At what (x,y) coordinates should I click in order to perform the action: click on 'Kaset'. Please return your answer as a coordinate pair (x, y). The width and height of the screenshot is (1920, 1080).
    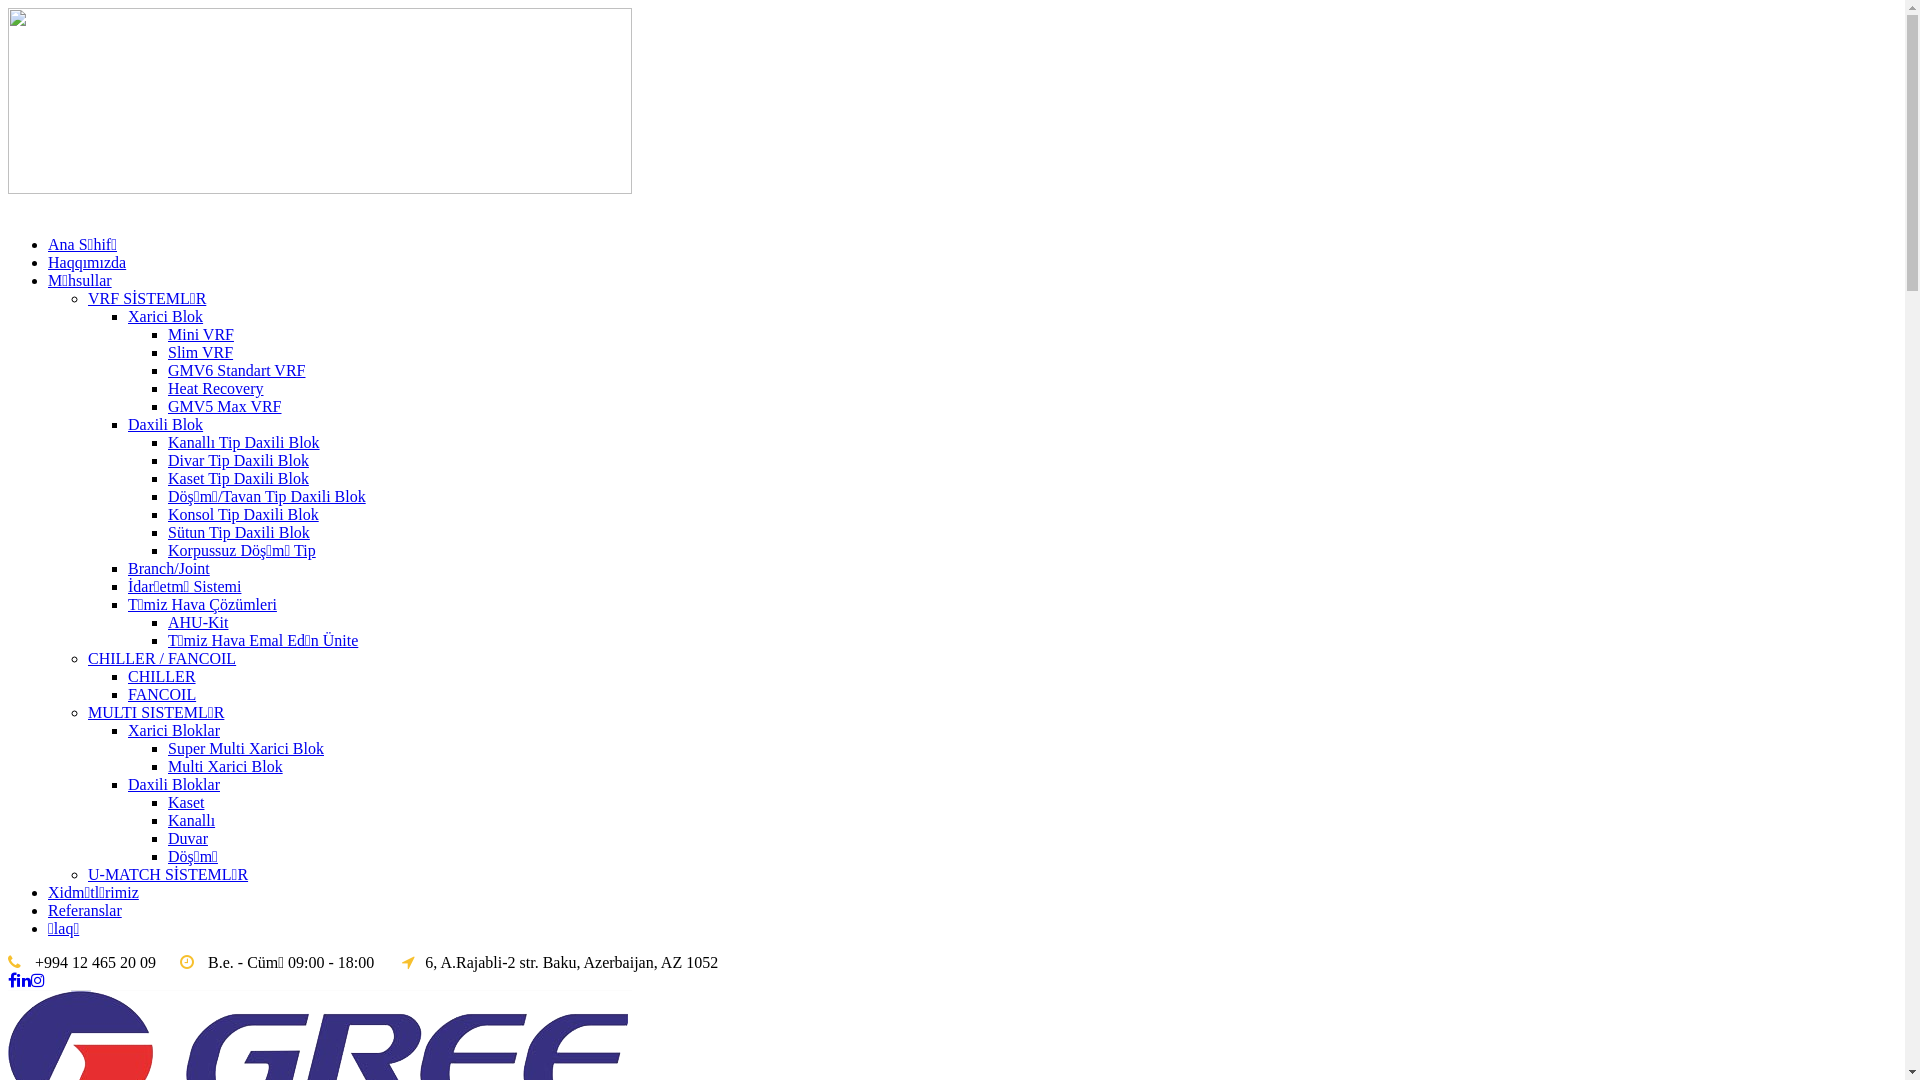
    Looking at the image, I should click on (186, 801).